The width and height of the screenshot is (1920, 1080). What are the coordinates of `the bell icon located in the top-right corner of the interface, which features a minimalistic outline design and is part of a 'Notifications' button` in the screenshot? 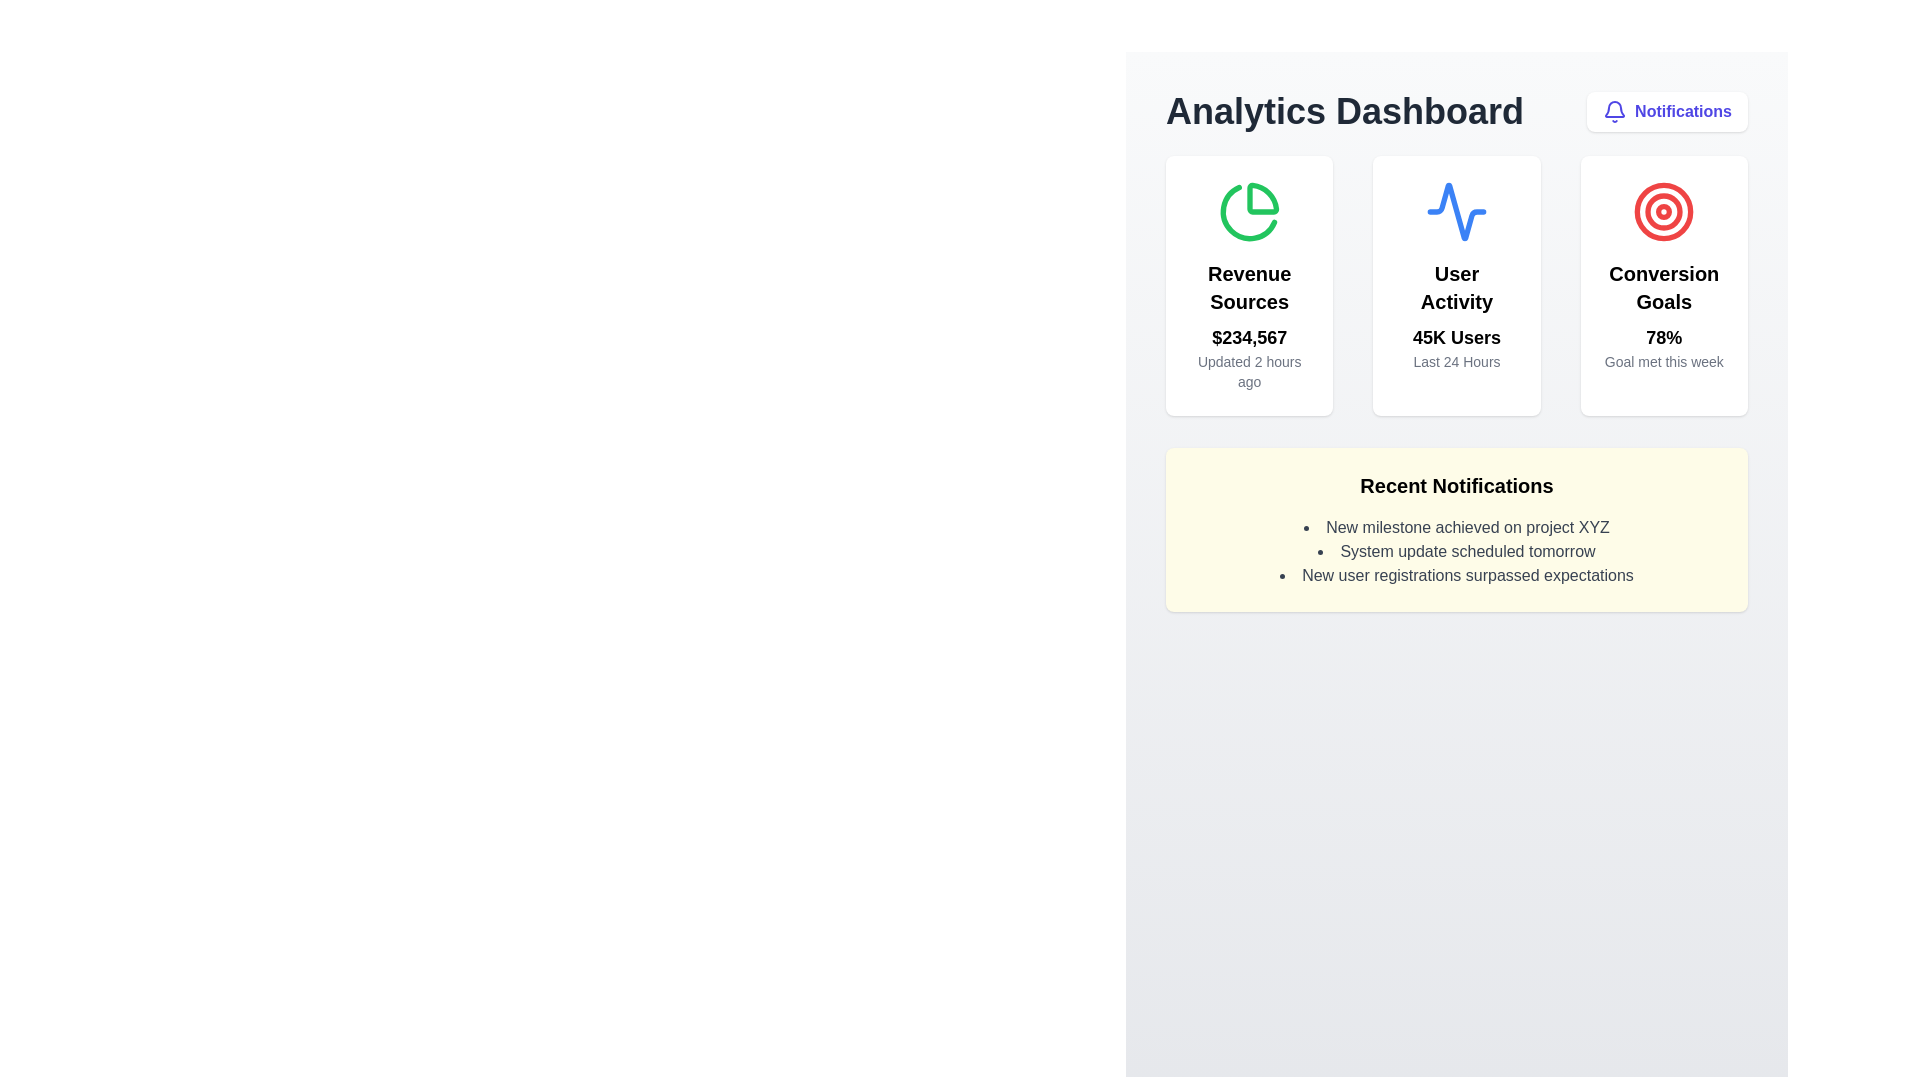 It's located at (1615, 111).